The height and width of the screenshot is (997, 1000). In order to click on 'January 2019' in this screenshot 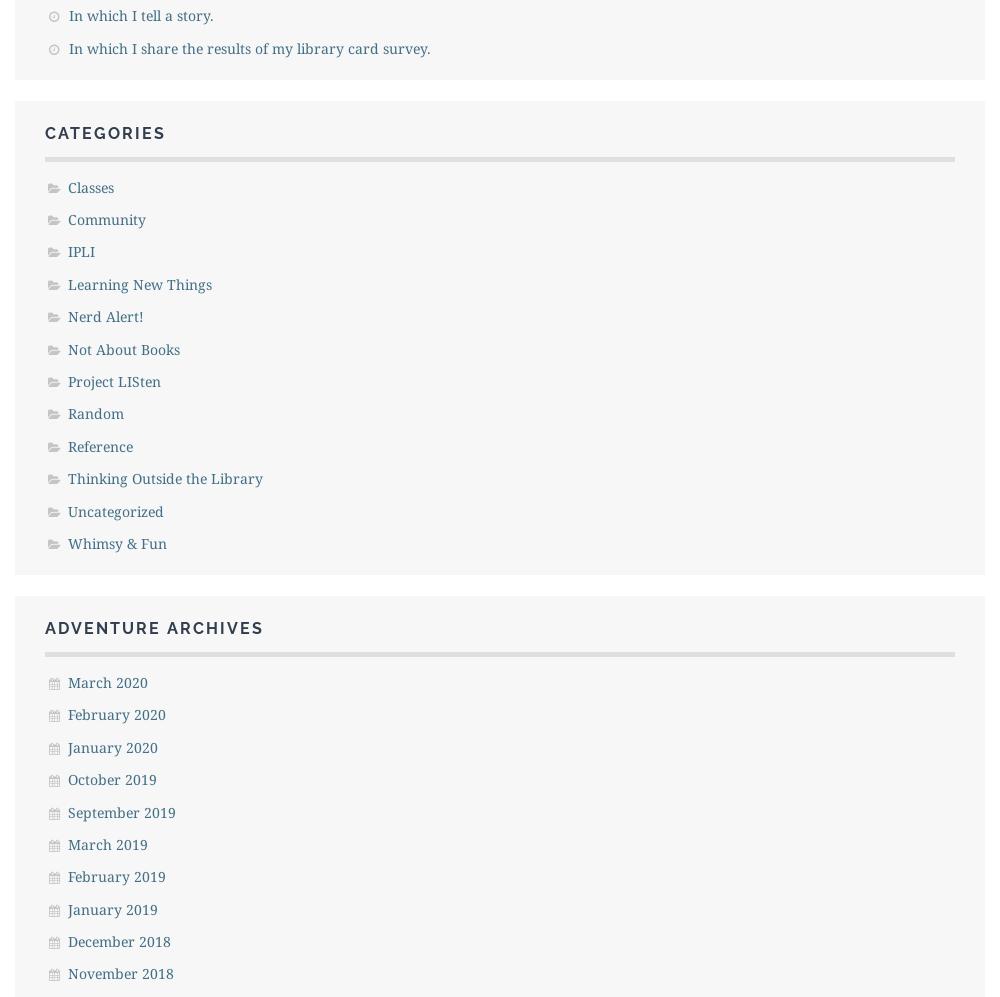, I will do `click(112, 908)`.